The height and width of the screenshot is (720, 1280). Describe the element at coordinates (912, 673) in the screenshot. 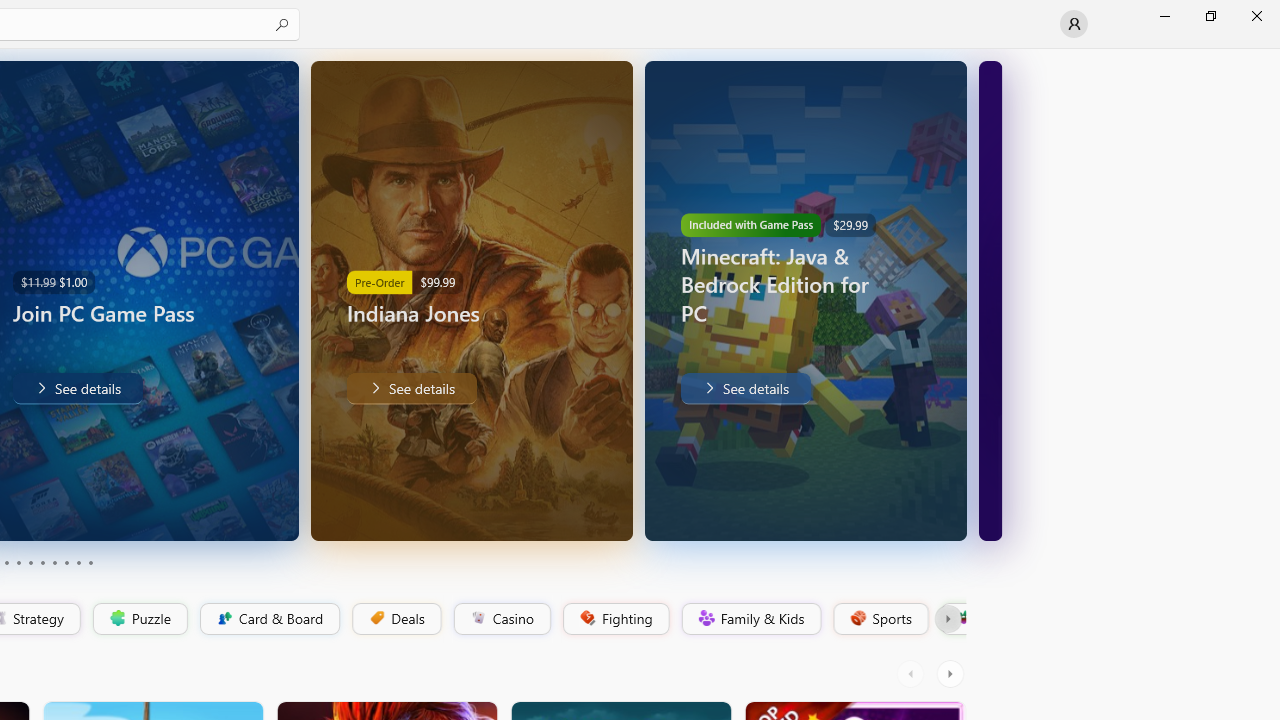

I see `'AutomationID: LeftScrollButton'` at that location.